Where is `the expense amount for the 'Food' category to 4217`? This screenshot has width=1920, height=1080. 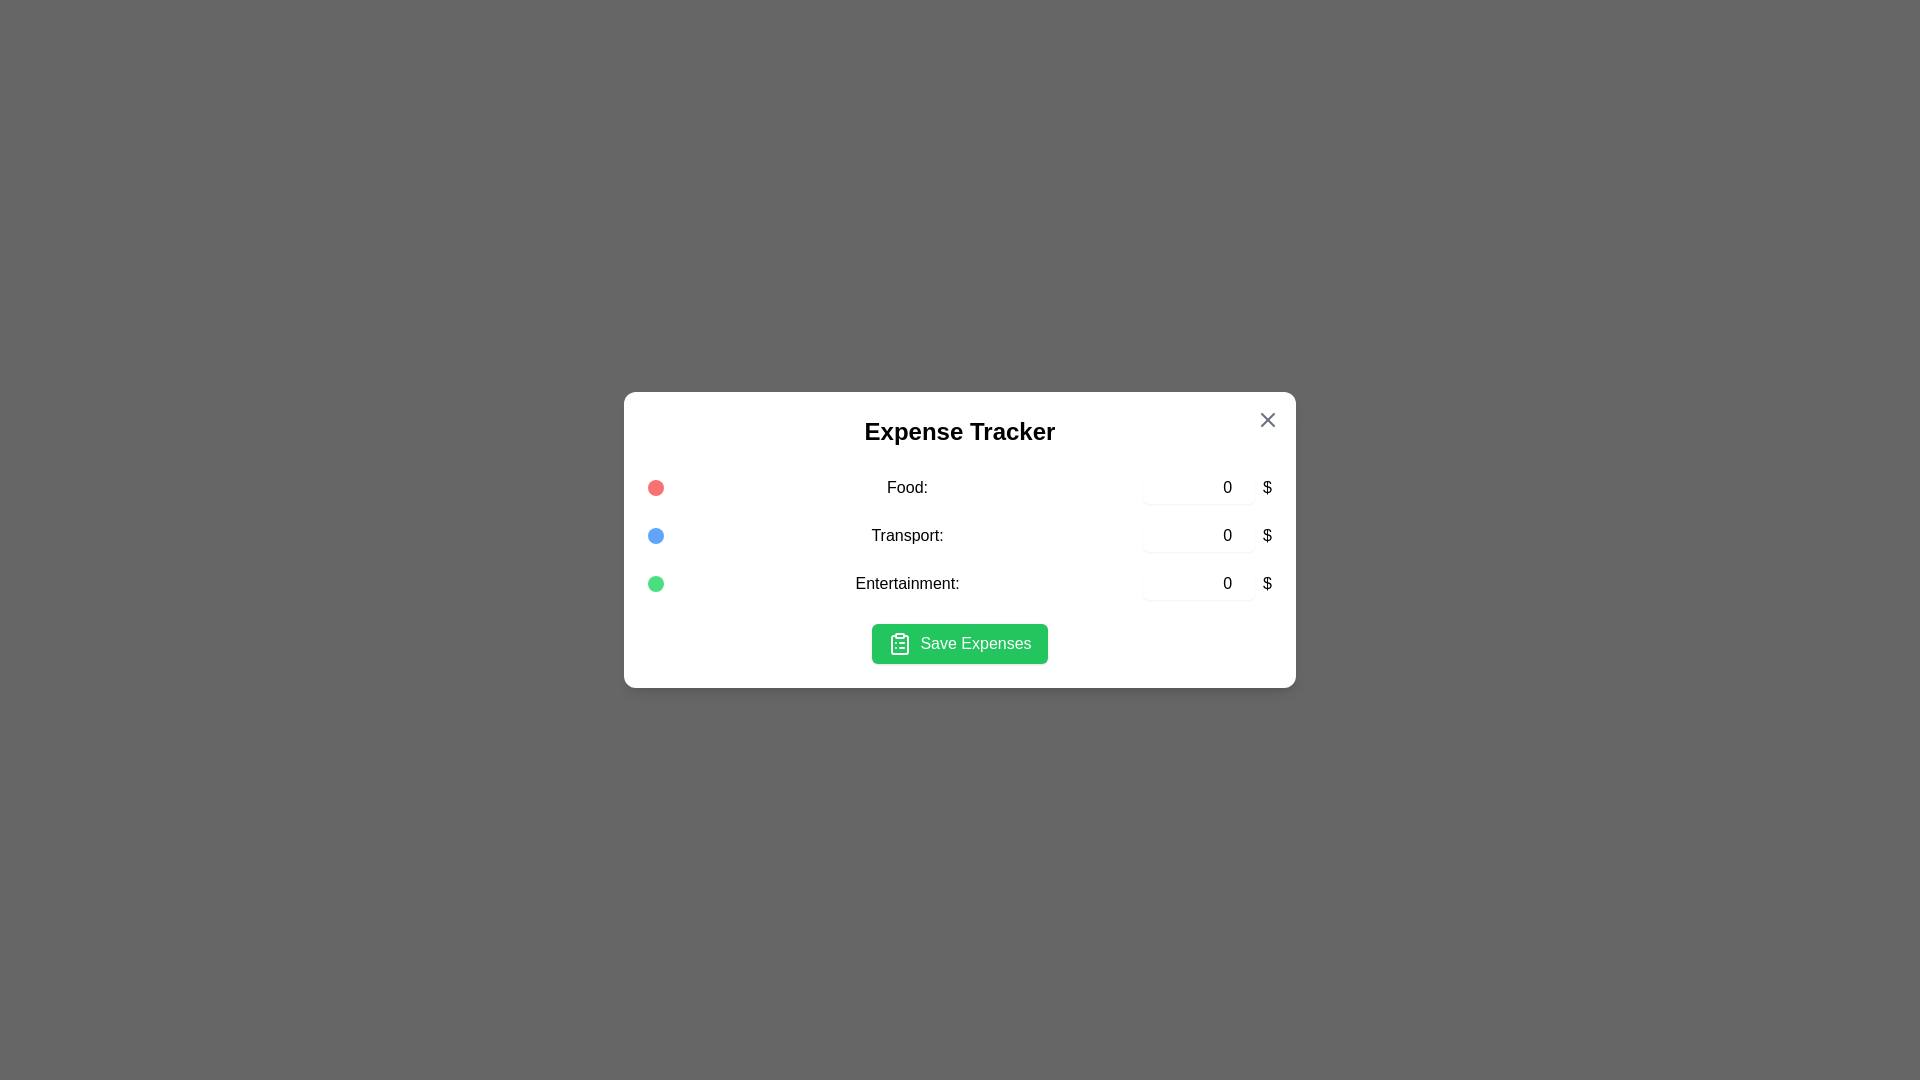 the expense amount for the 'Food' category to 4217 is located at coordinates (1199, 488).